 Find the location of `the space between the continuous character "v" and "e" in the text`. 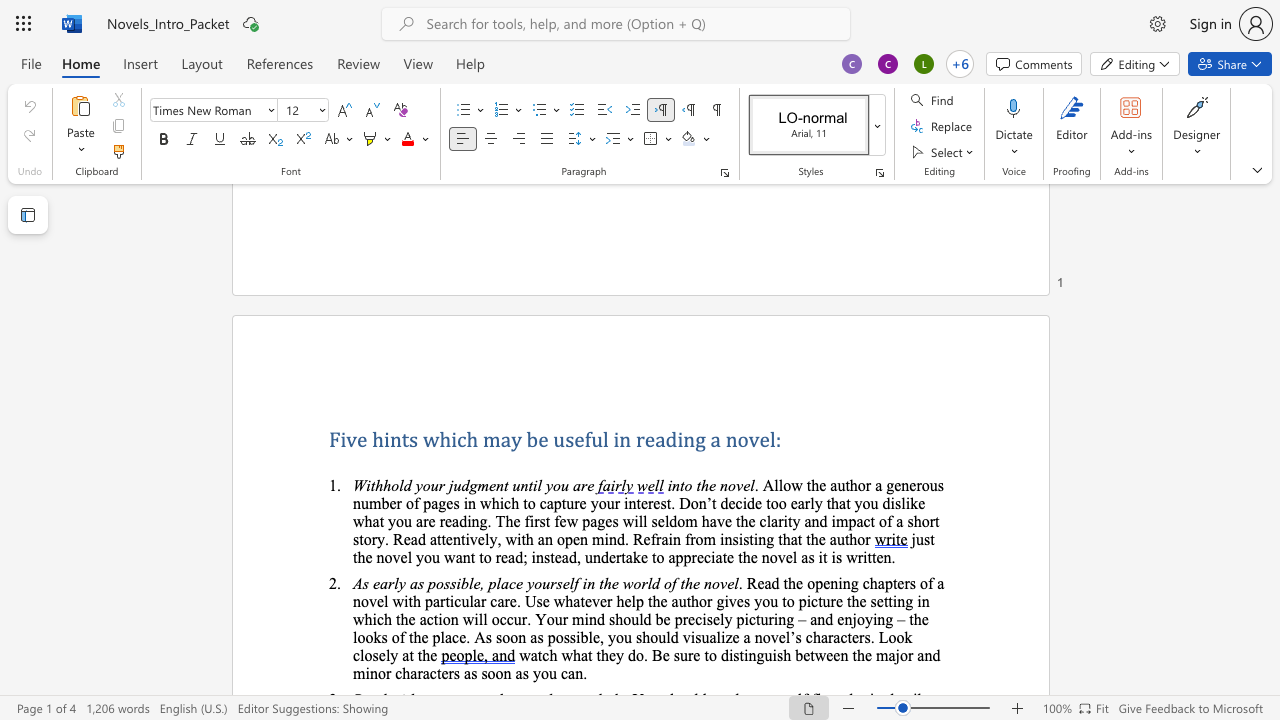

the space between the continuous character "v" and "e" in the text is located at coordinates (742, 485).